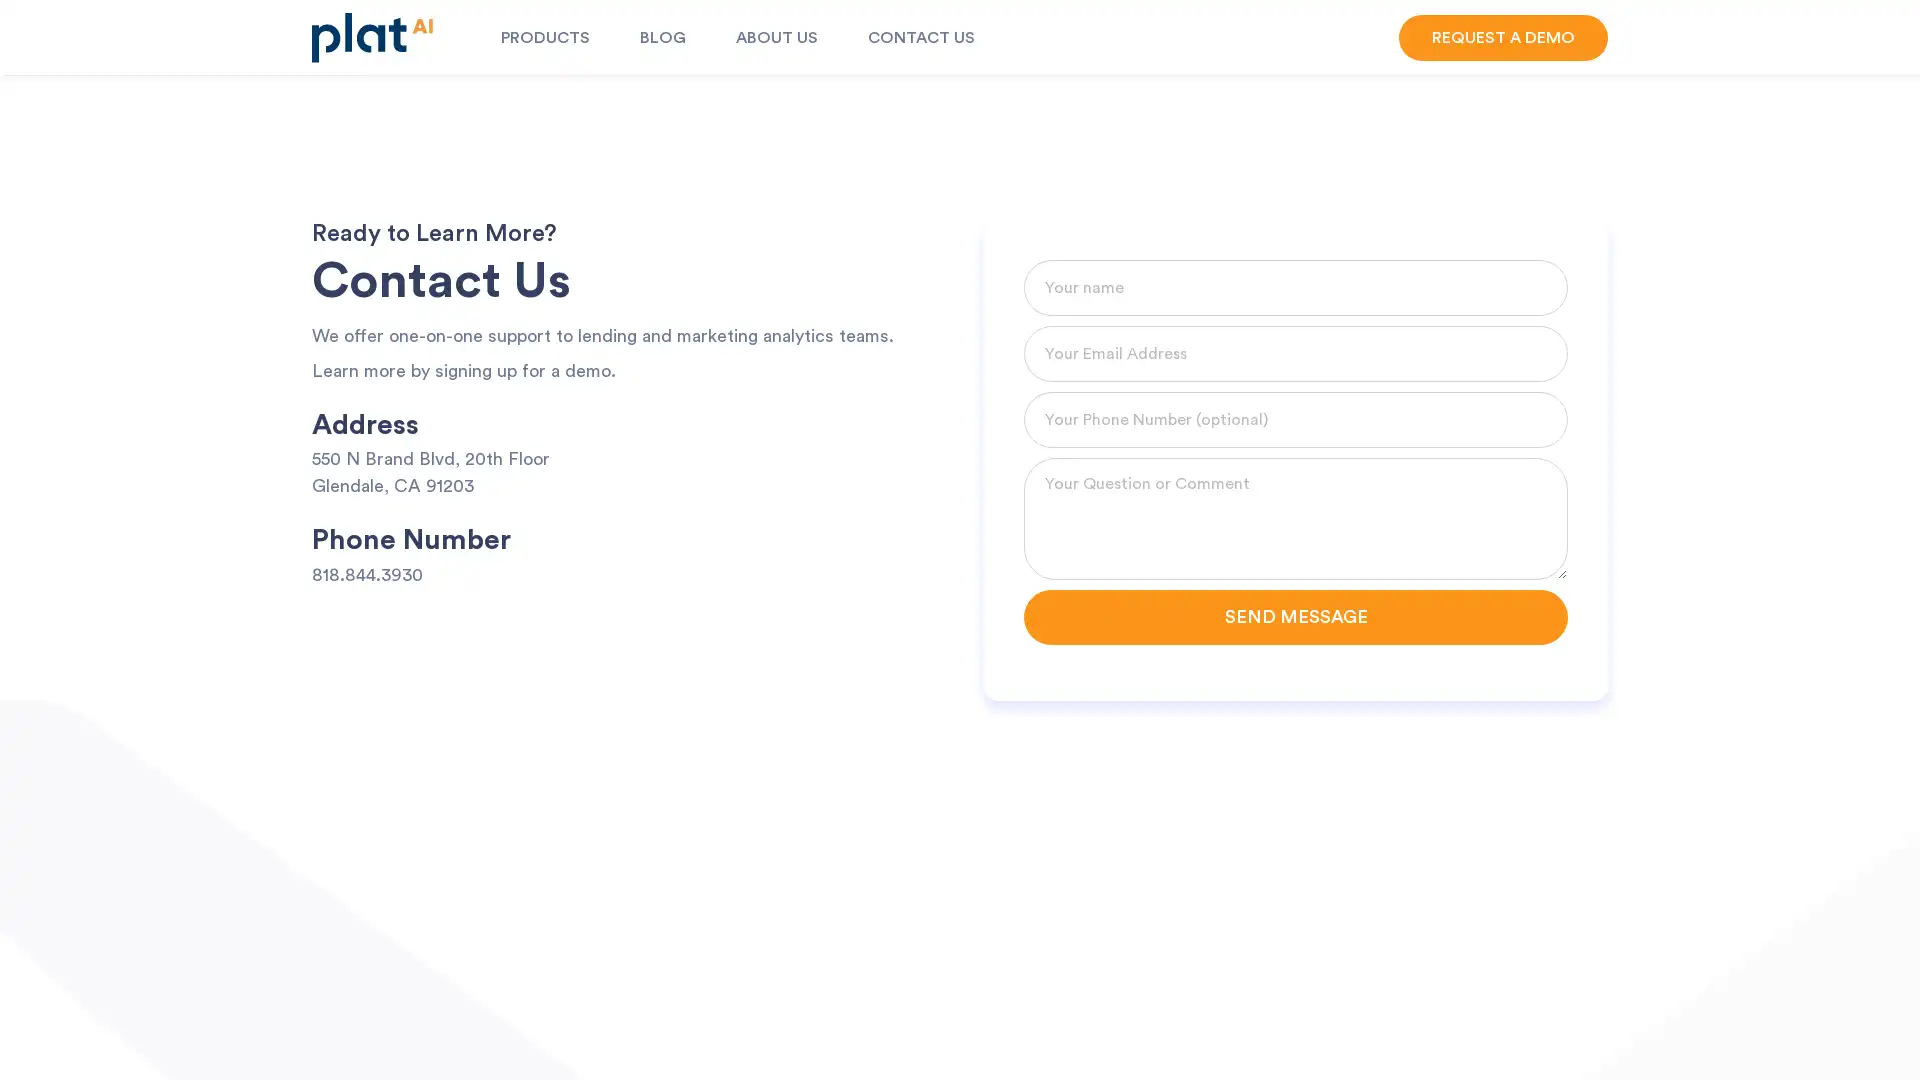 This screenshot has height=1080, width=1920. Describe the element at coordinates (1296, 616) in the screenshot. I see `Send Message` at that location.